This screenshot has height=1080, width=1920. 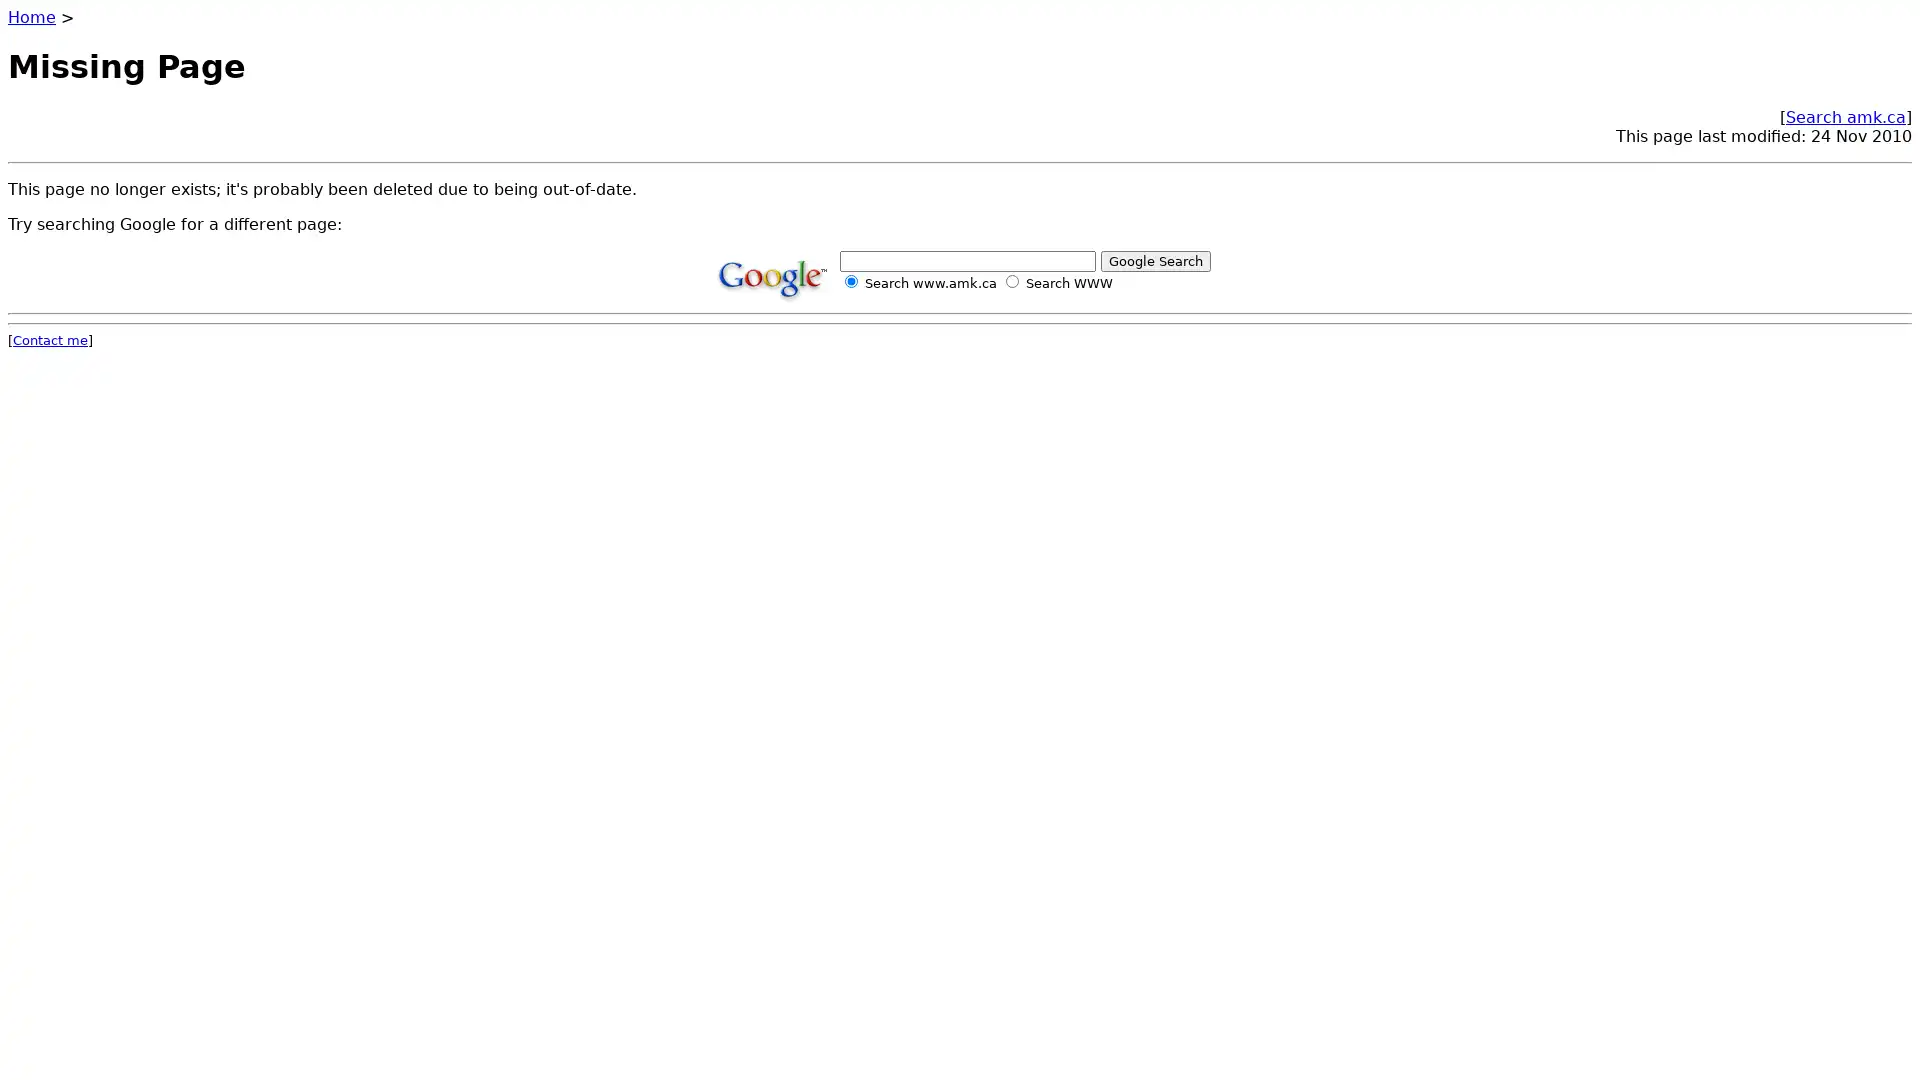 I want to click on Google Search, so click(x=1155, y=259).